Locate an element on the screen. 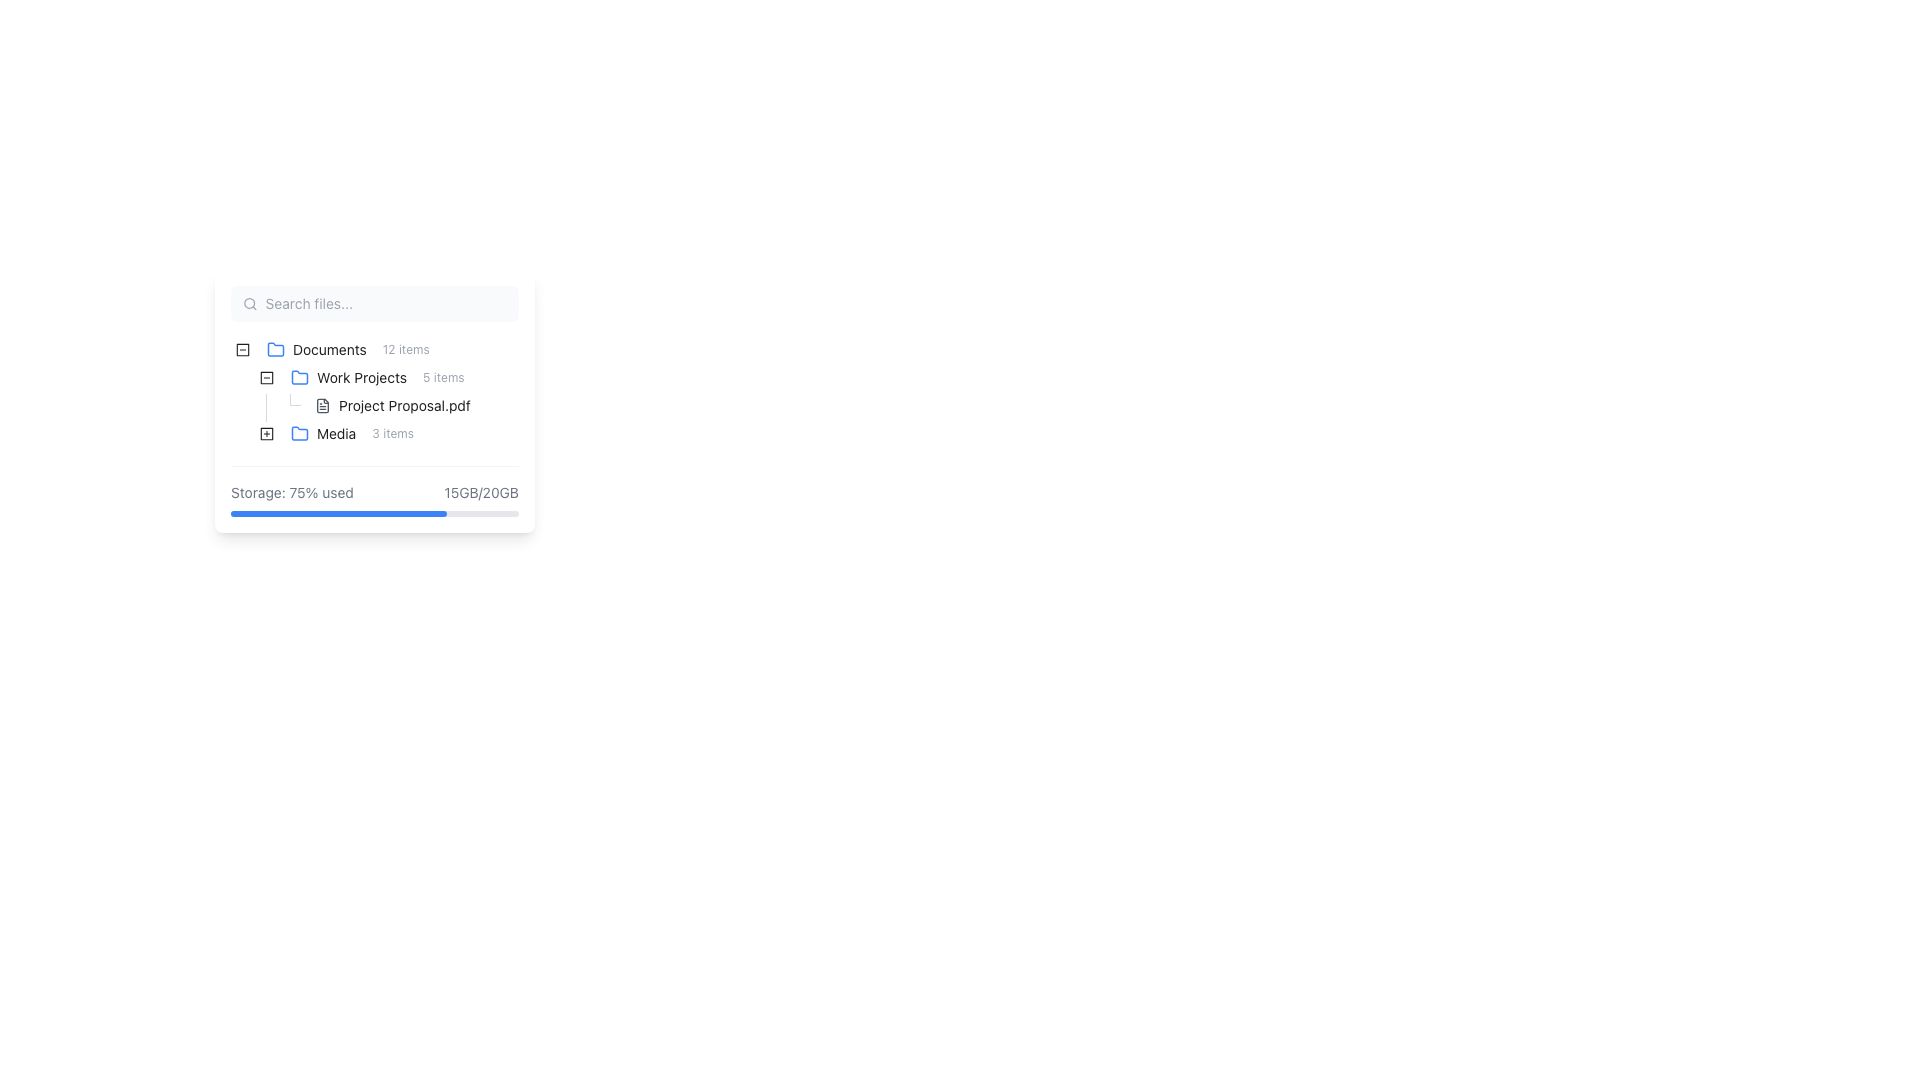  the folder icon representing the 'Documents' entry in the file directory tree is located at coordinates (274, 347).